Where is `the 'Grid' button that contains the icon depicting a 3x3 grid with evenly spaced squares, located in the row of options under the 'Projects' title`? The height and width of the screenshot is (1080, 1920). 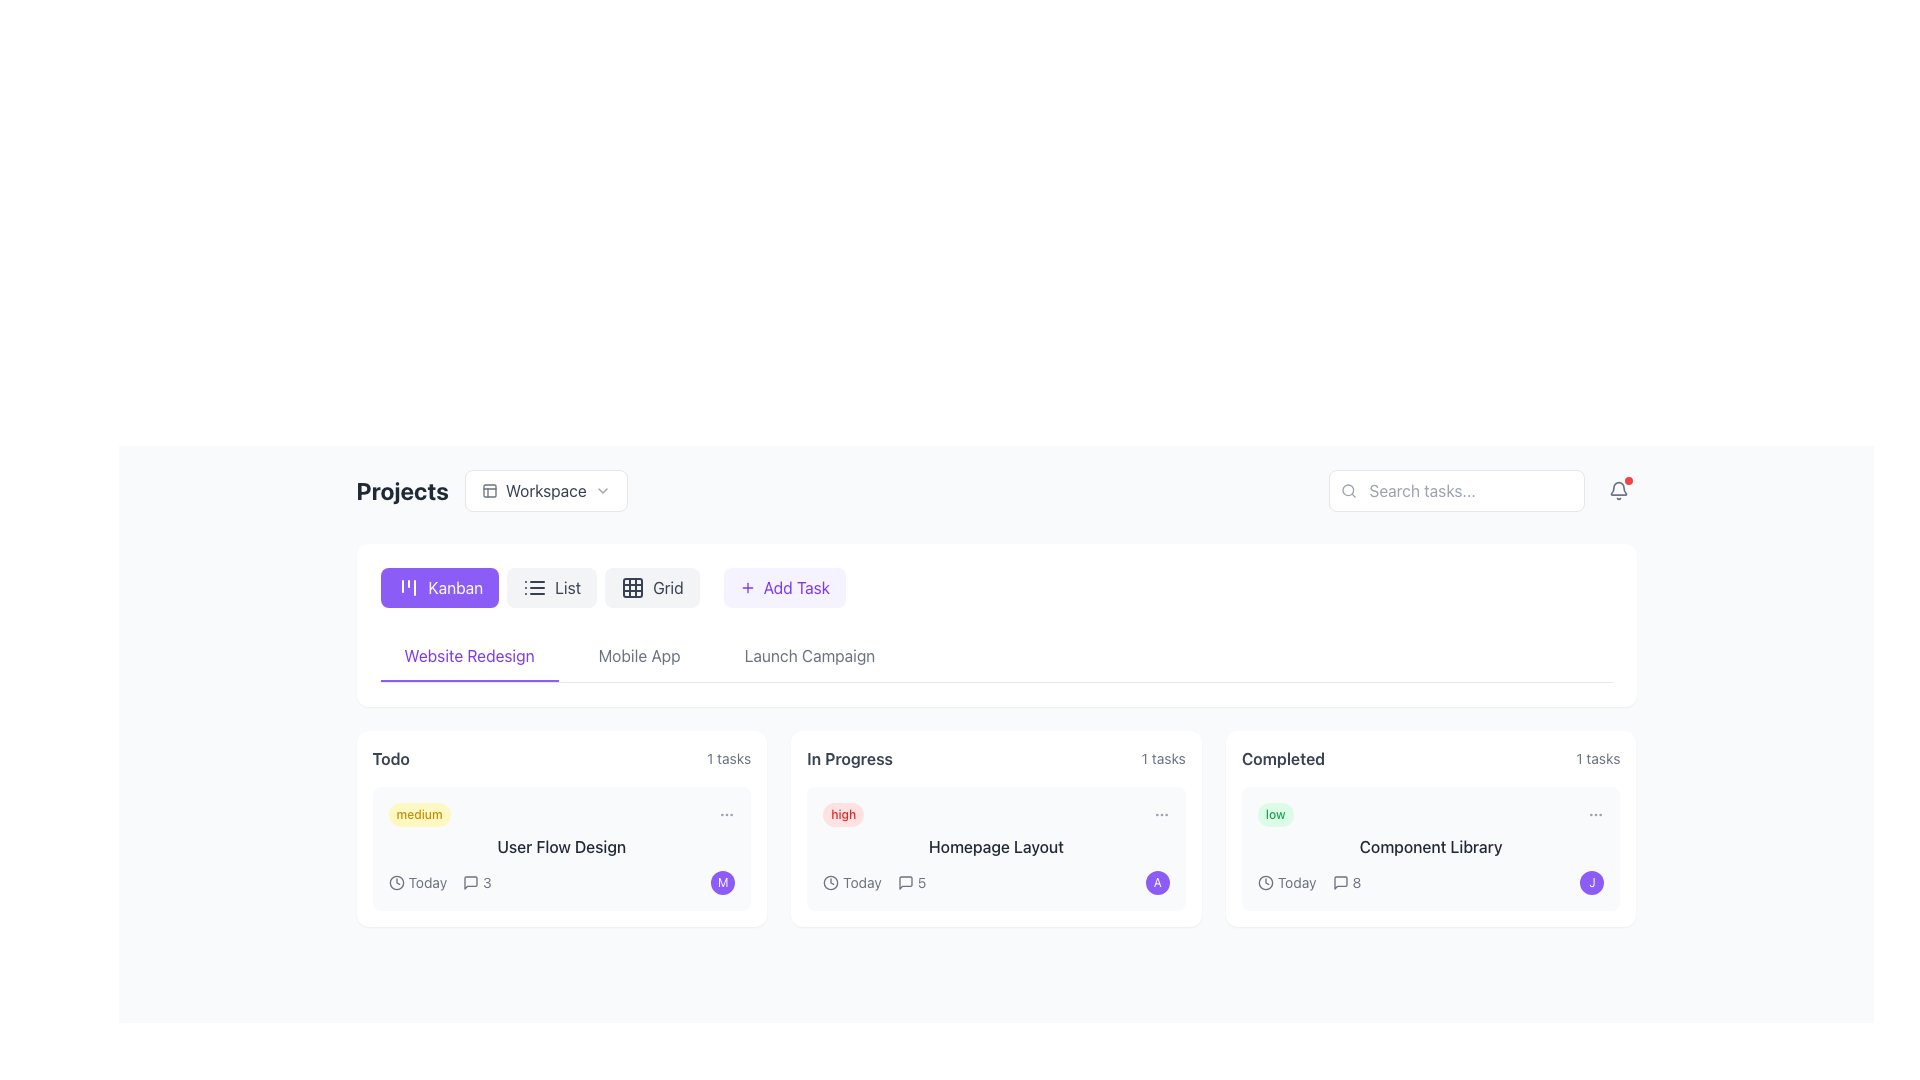
the 'Grid' button that contains the icon depicting a 3x3 grid with evenly spaced squares, located in the row of options under the 'Projects' title is located at coordinates (632, 586).